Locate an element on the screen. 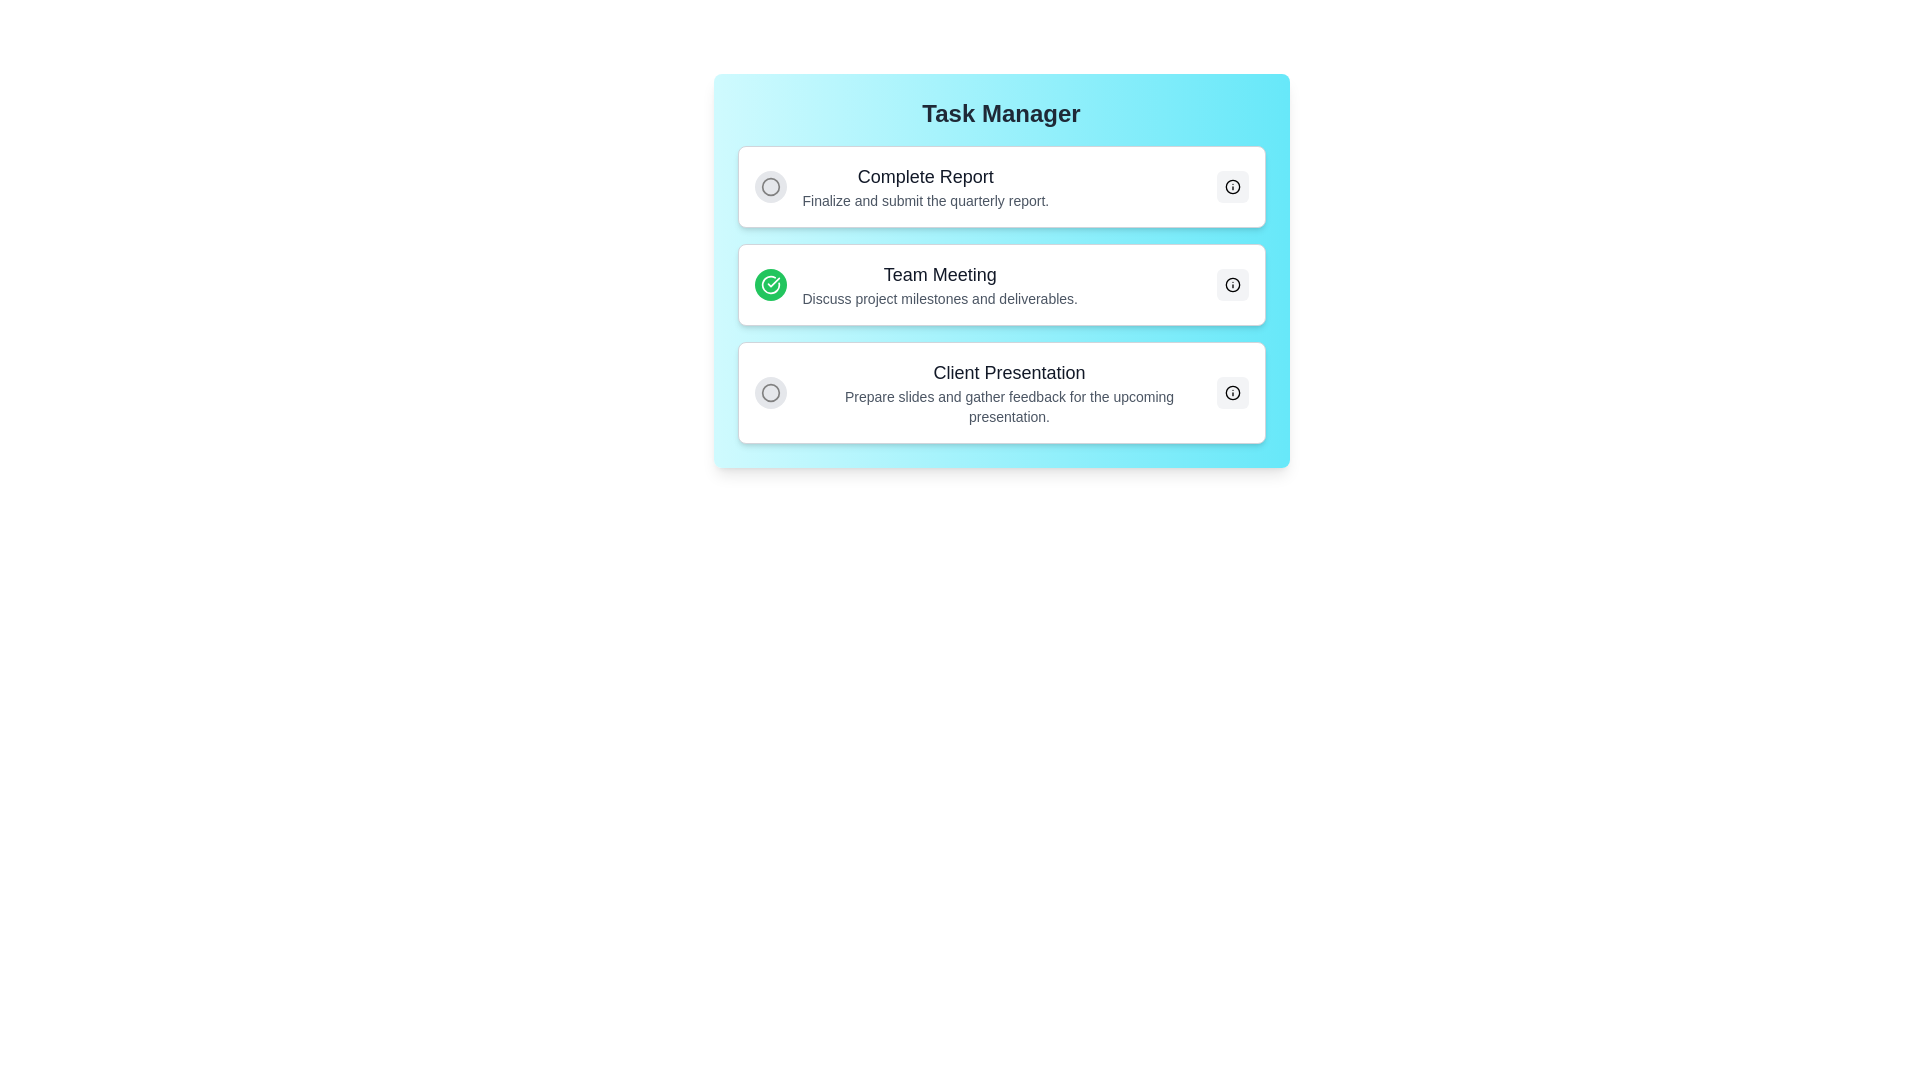 The image size is (1920, 1080). the third list item titled 'Client Presentation' is located at coordinates (1009, 393).